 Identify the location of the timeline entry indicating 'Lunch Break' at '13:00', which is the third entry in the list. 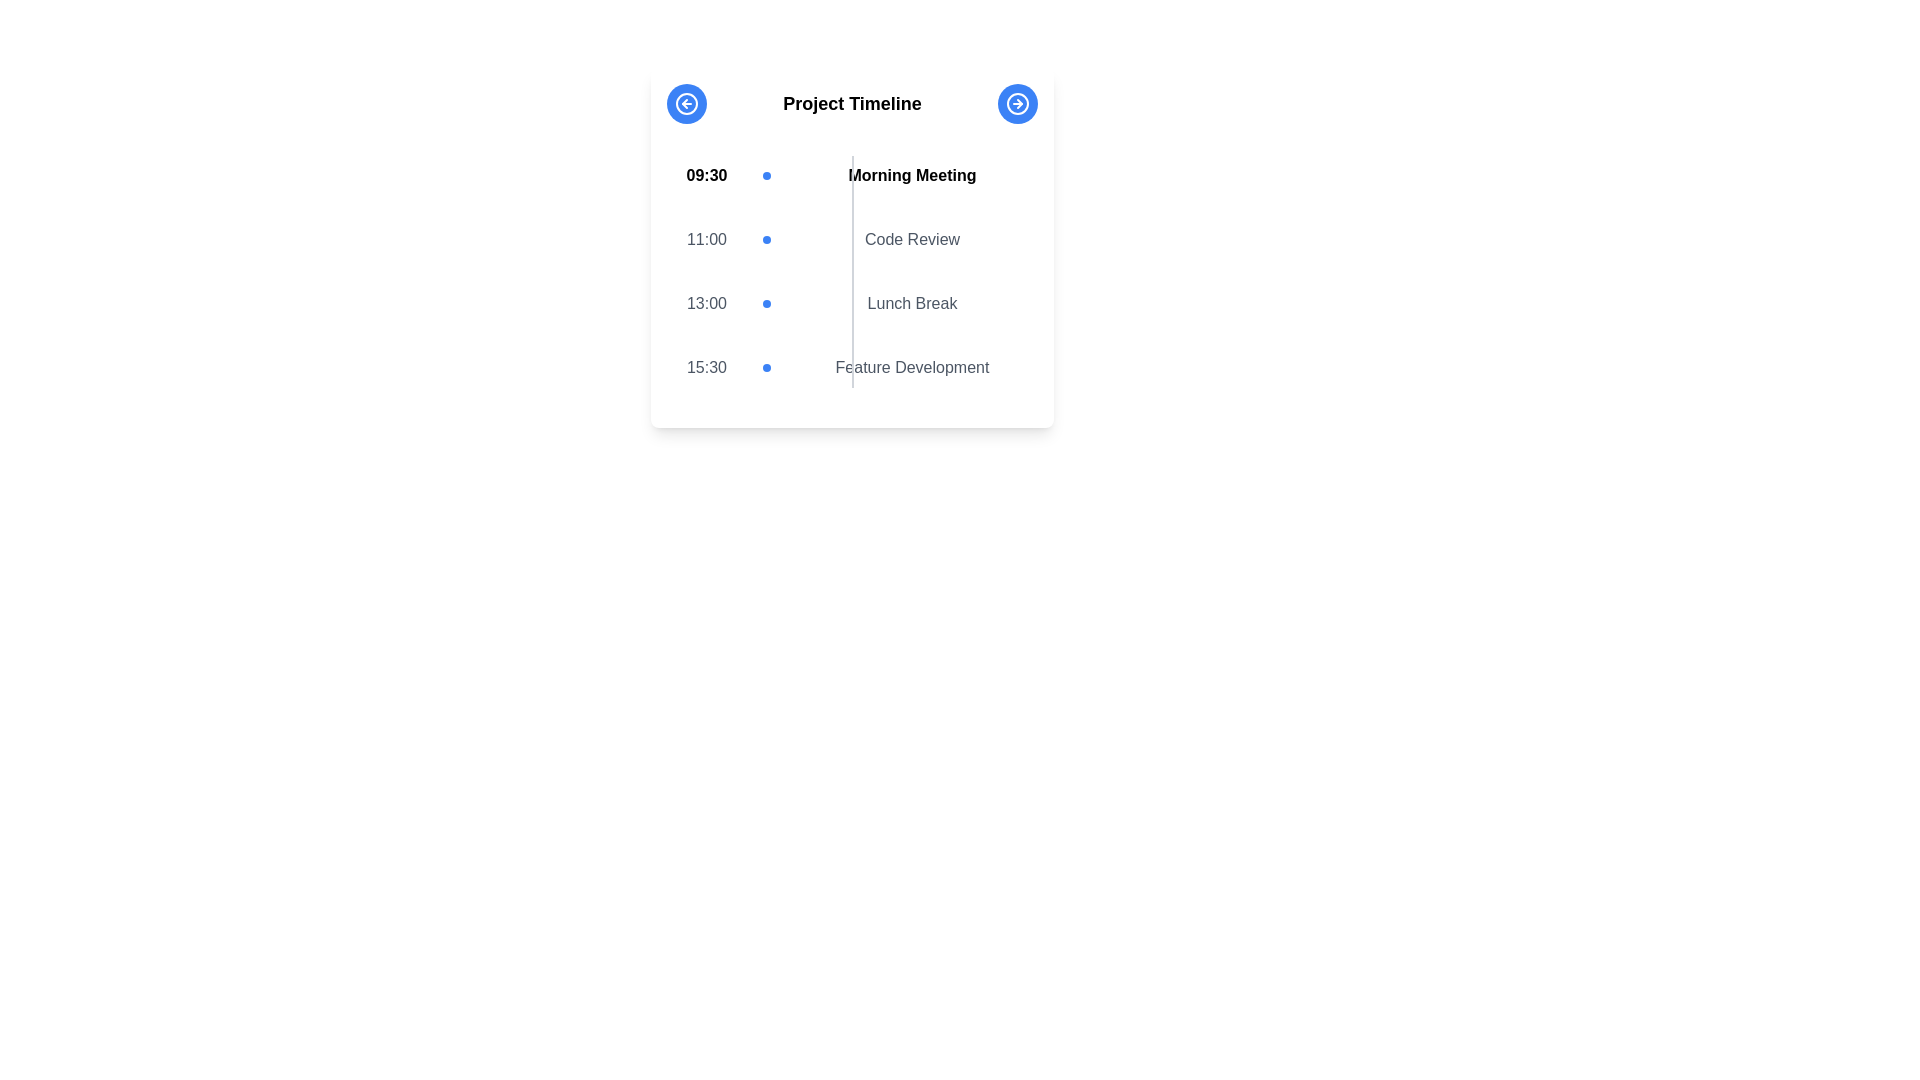
(852, 304).